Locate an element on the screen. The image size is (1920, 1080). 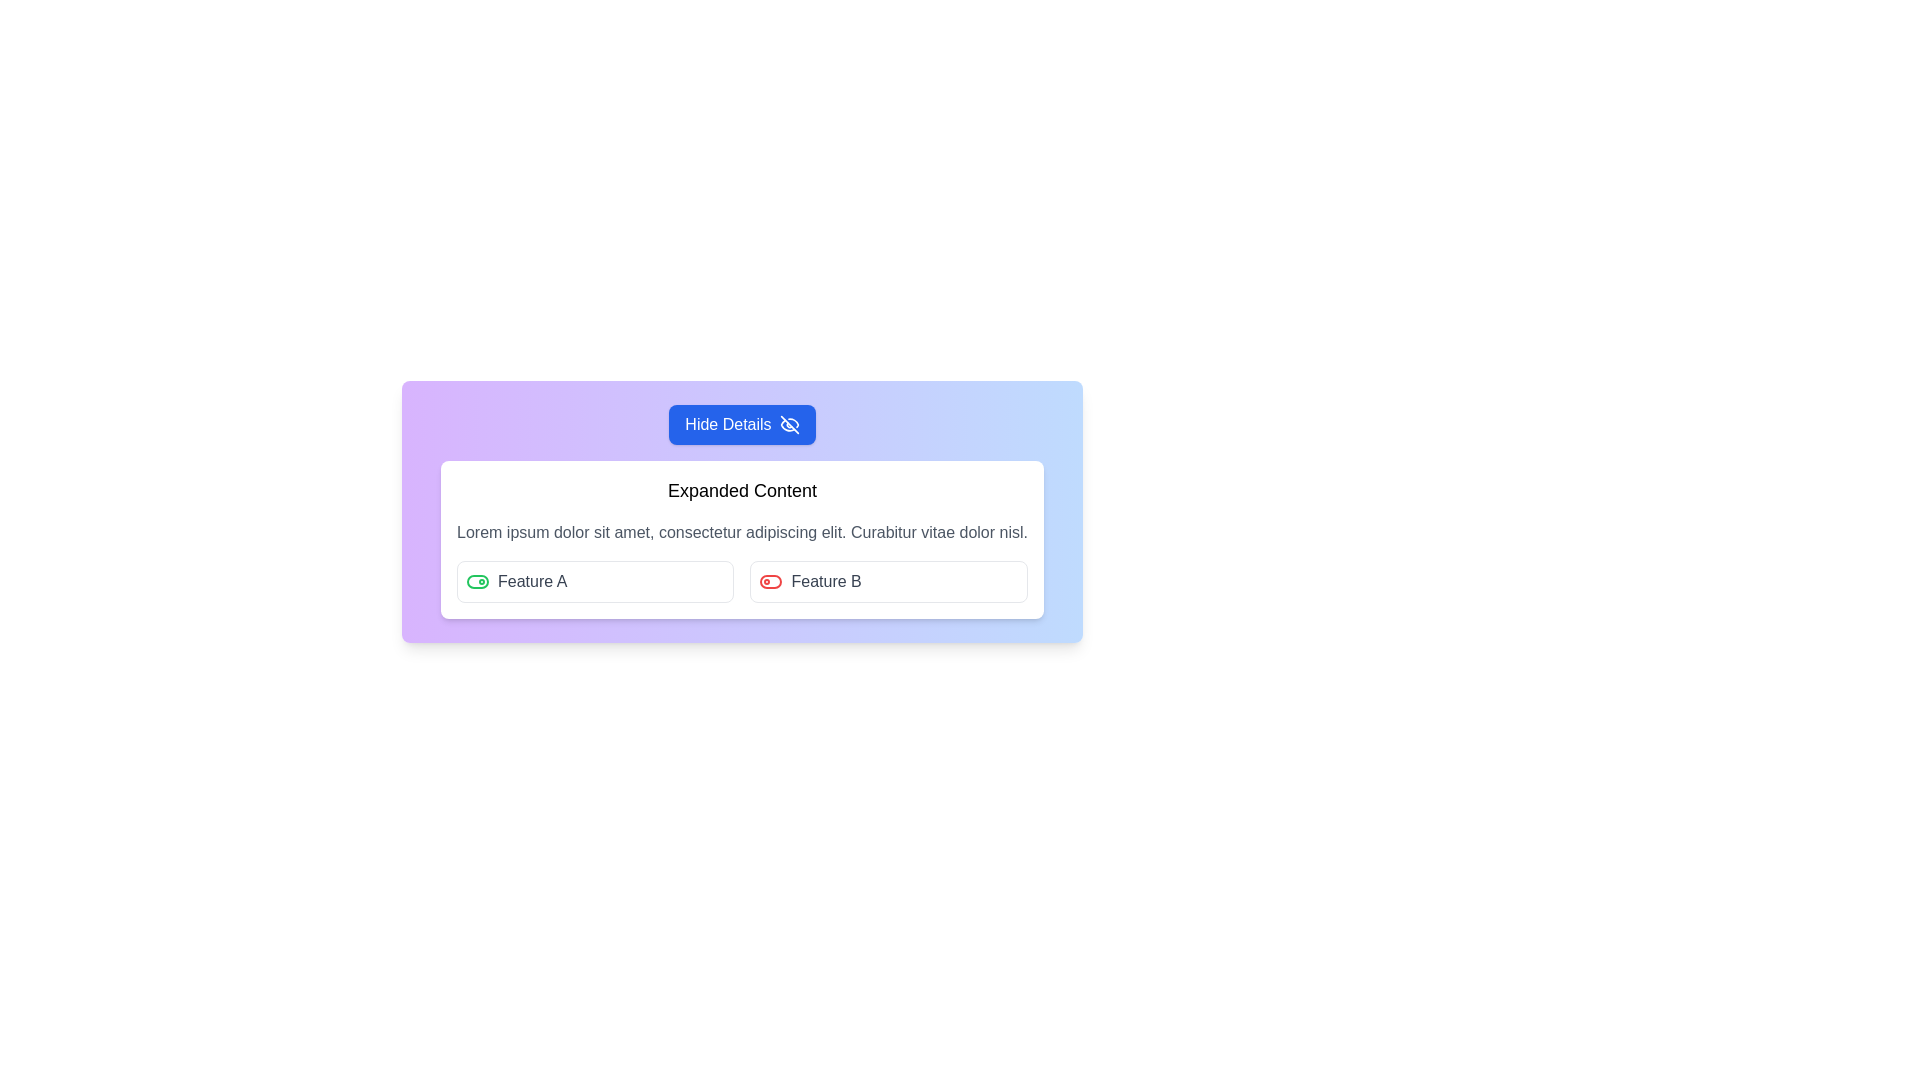
text content from the rectangular content box titled 'Expanded Content' with rounded corners and a white background, located below the 'Hide Details' button is located at coordinates (741, 540).